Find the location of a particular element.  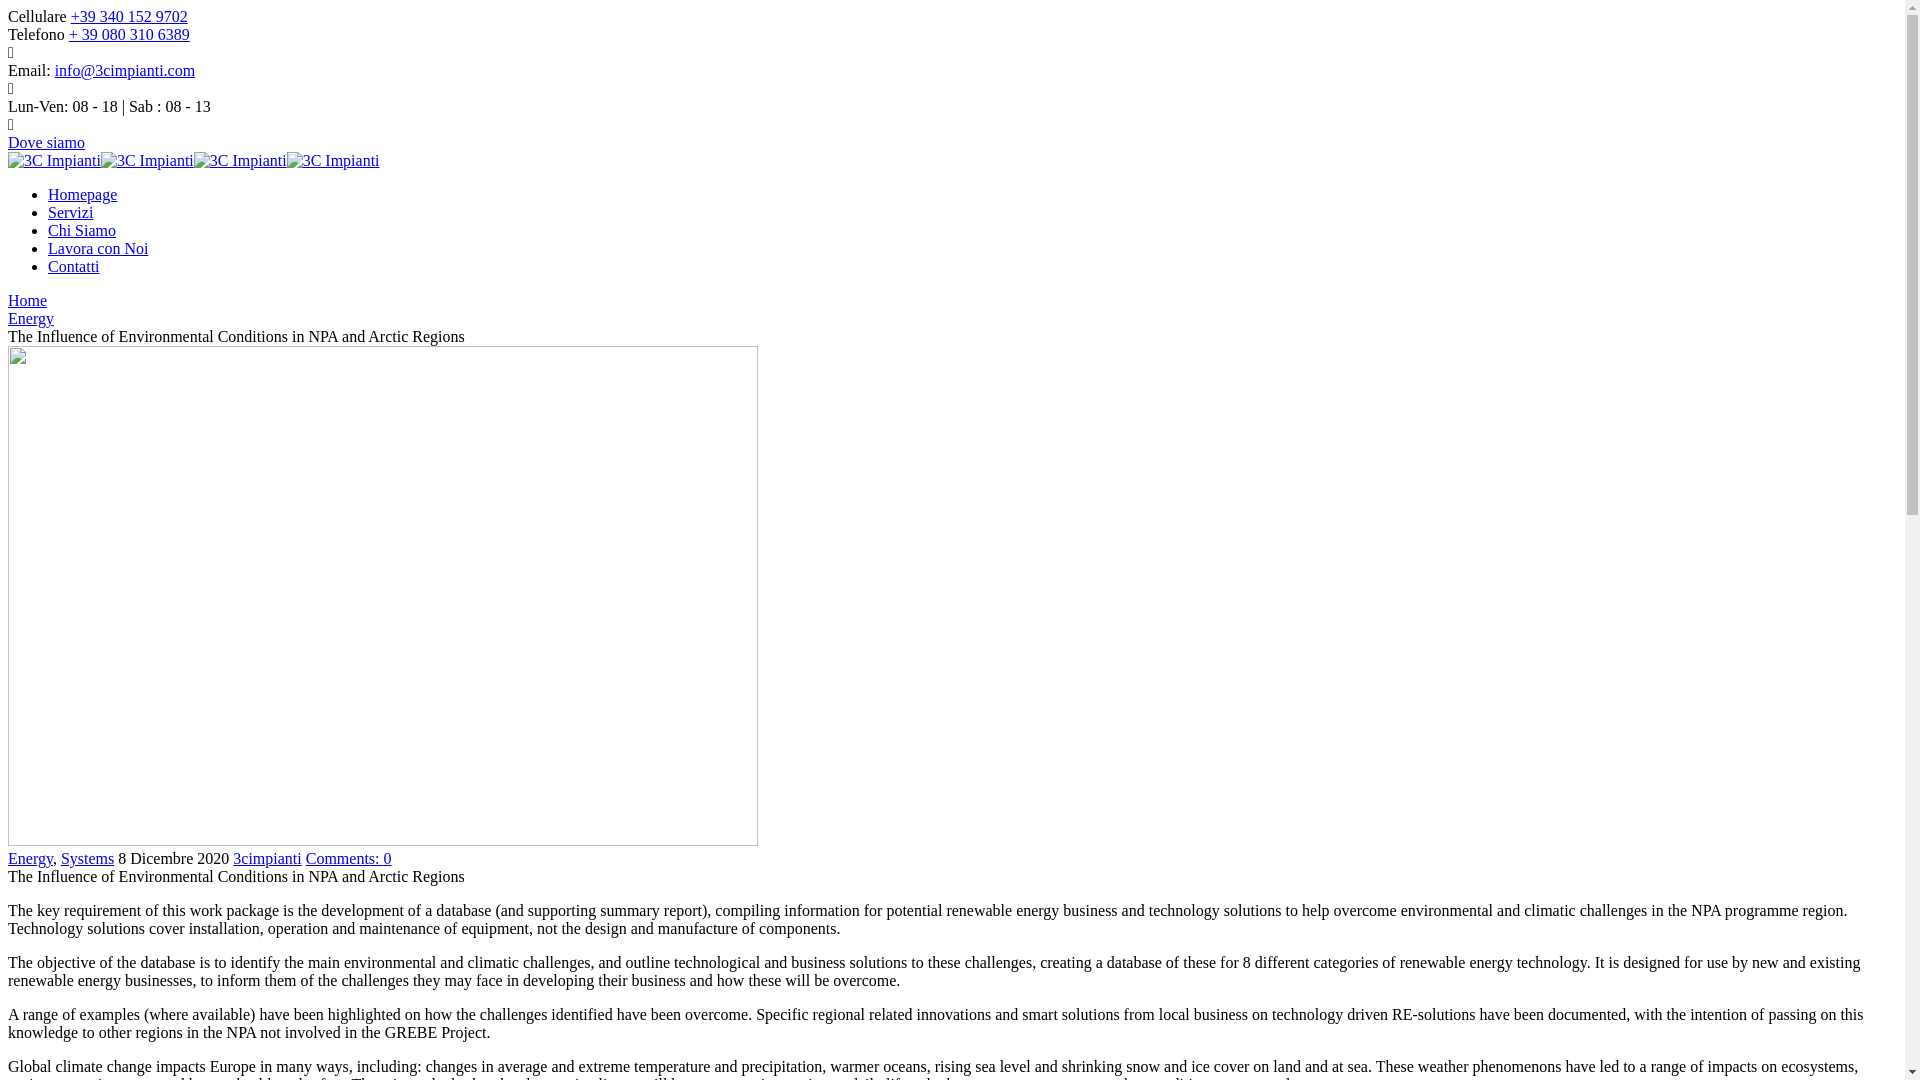

'+39 340 152 9702' is located at coordinates (71, 16).